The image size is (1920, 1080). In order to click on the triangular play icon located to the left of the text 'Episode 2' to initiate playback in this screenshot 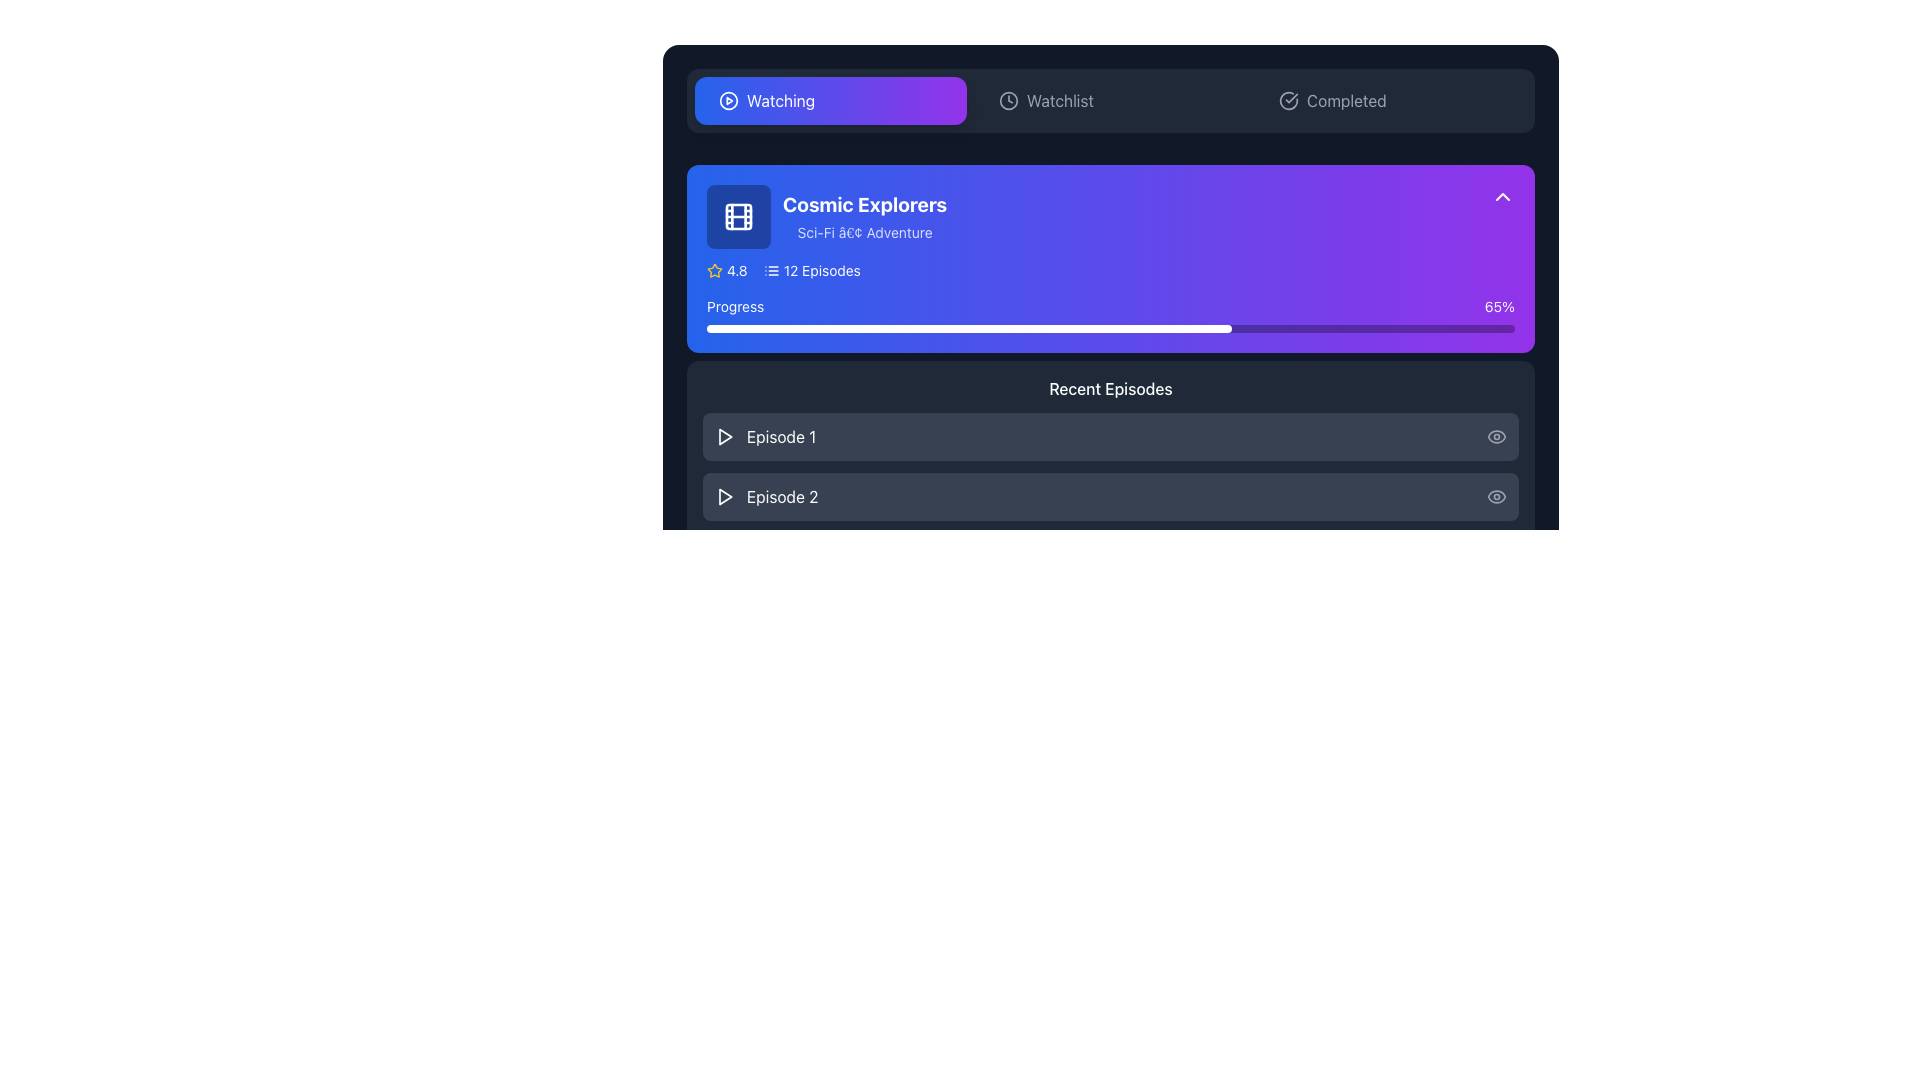, I will do `click(723, 496)`.